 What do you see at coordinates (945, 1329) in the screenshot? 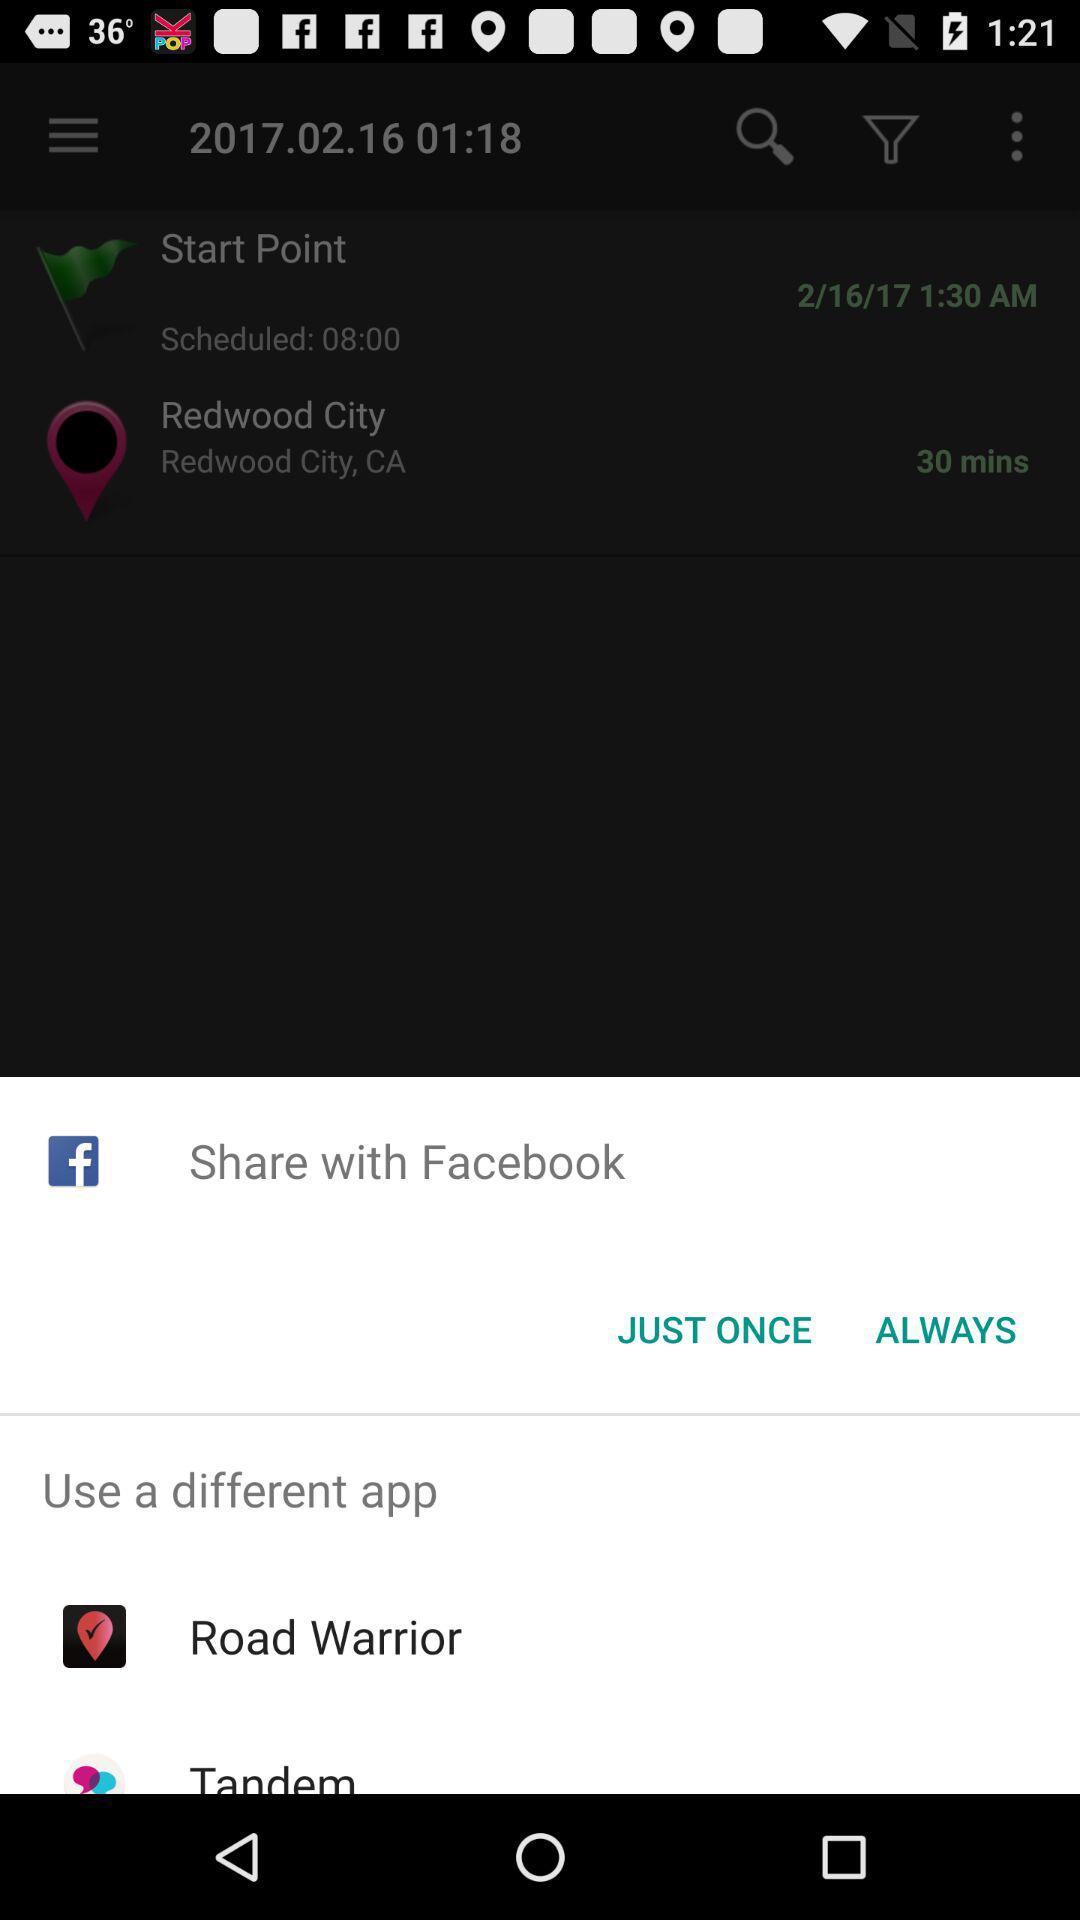
I see `item below share with facebook` at bounding box center [945, 1329].